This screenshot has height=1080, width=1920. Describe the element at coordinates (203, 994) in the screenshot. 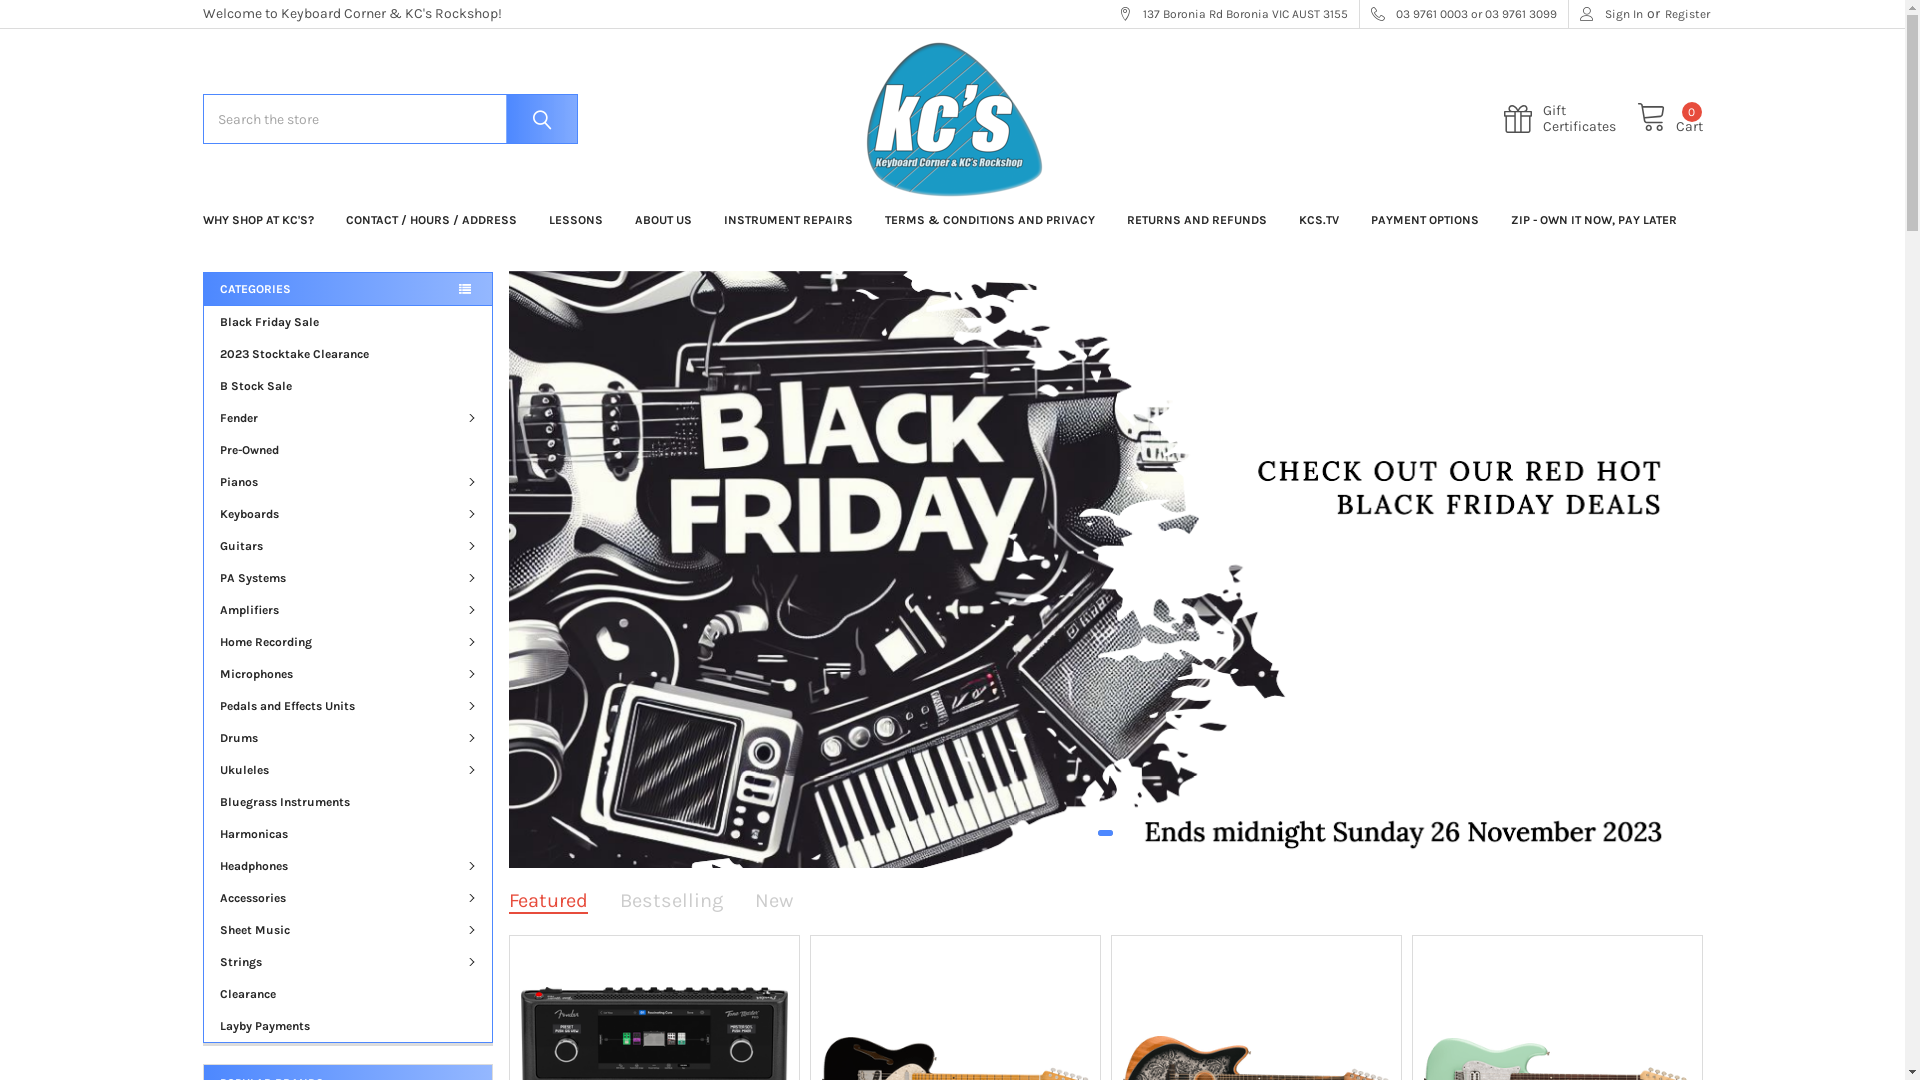

I see `'Clearance'` at that location.